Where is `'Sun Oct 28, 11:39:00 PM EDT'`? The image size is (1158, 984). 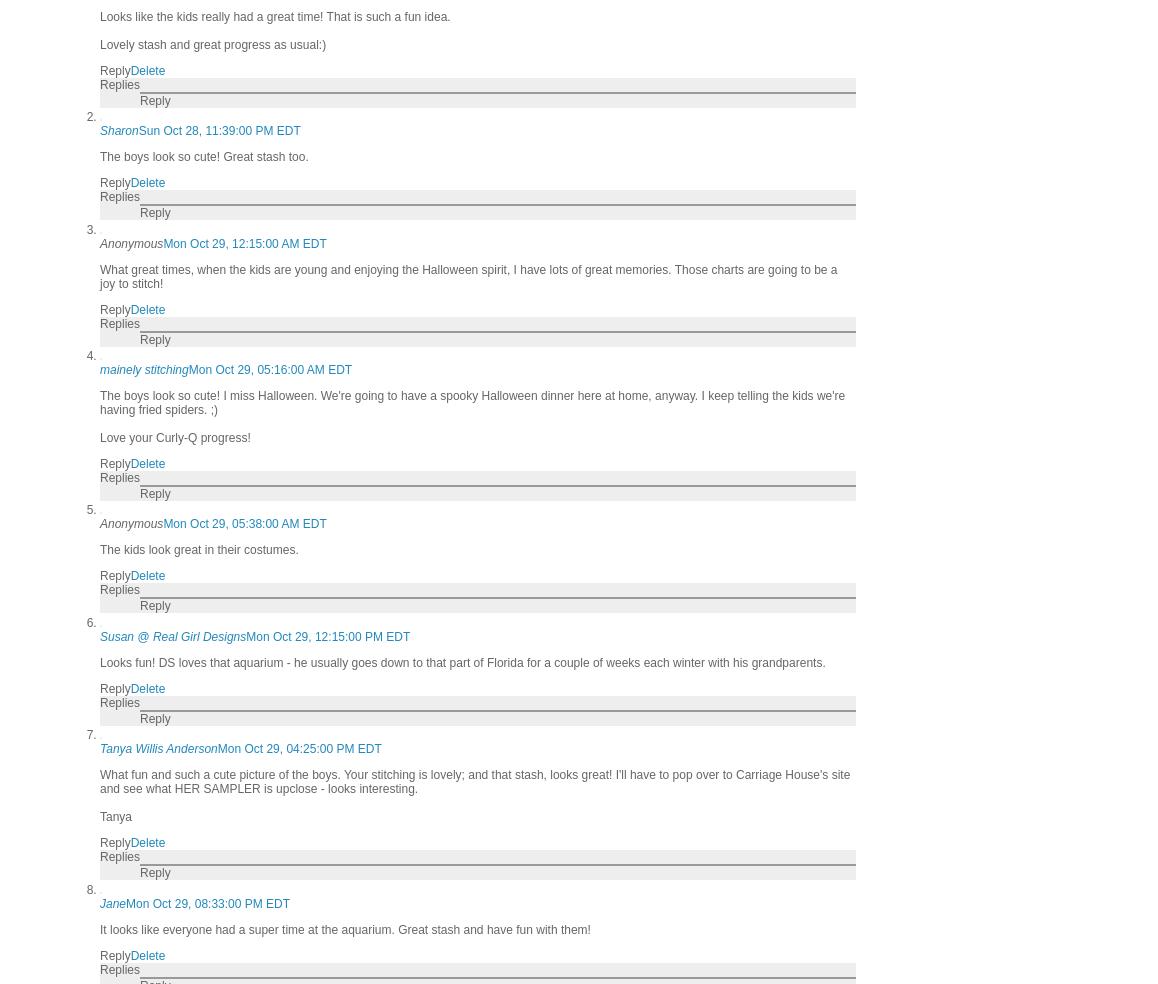 'Sun Oct 28, 11:39:00 PM EDT' is located at coordinates (218, 130).